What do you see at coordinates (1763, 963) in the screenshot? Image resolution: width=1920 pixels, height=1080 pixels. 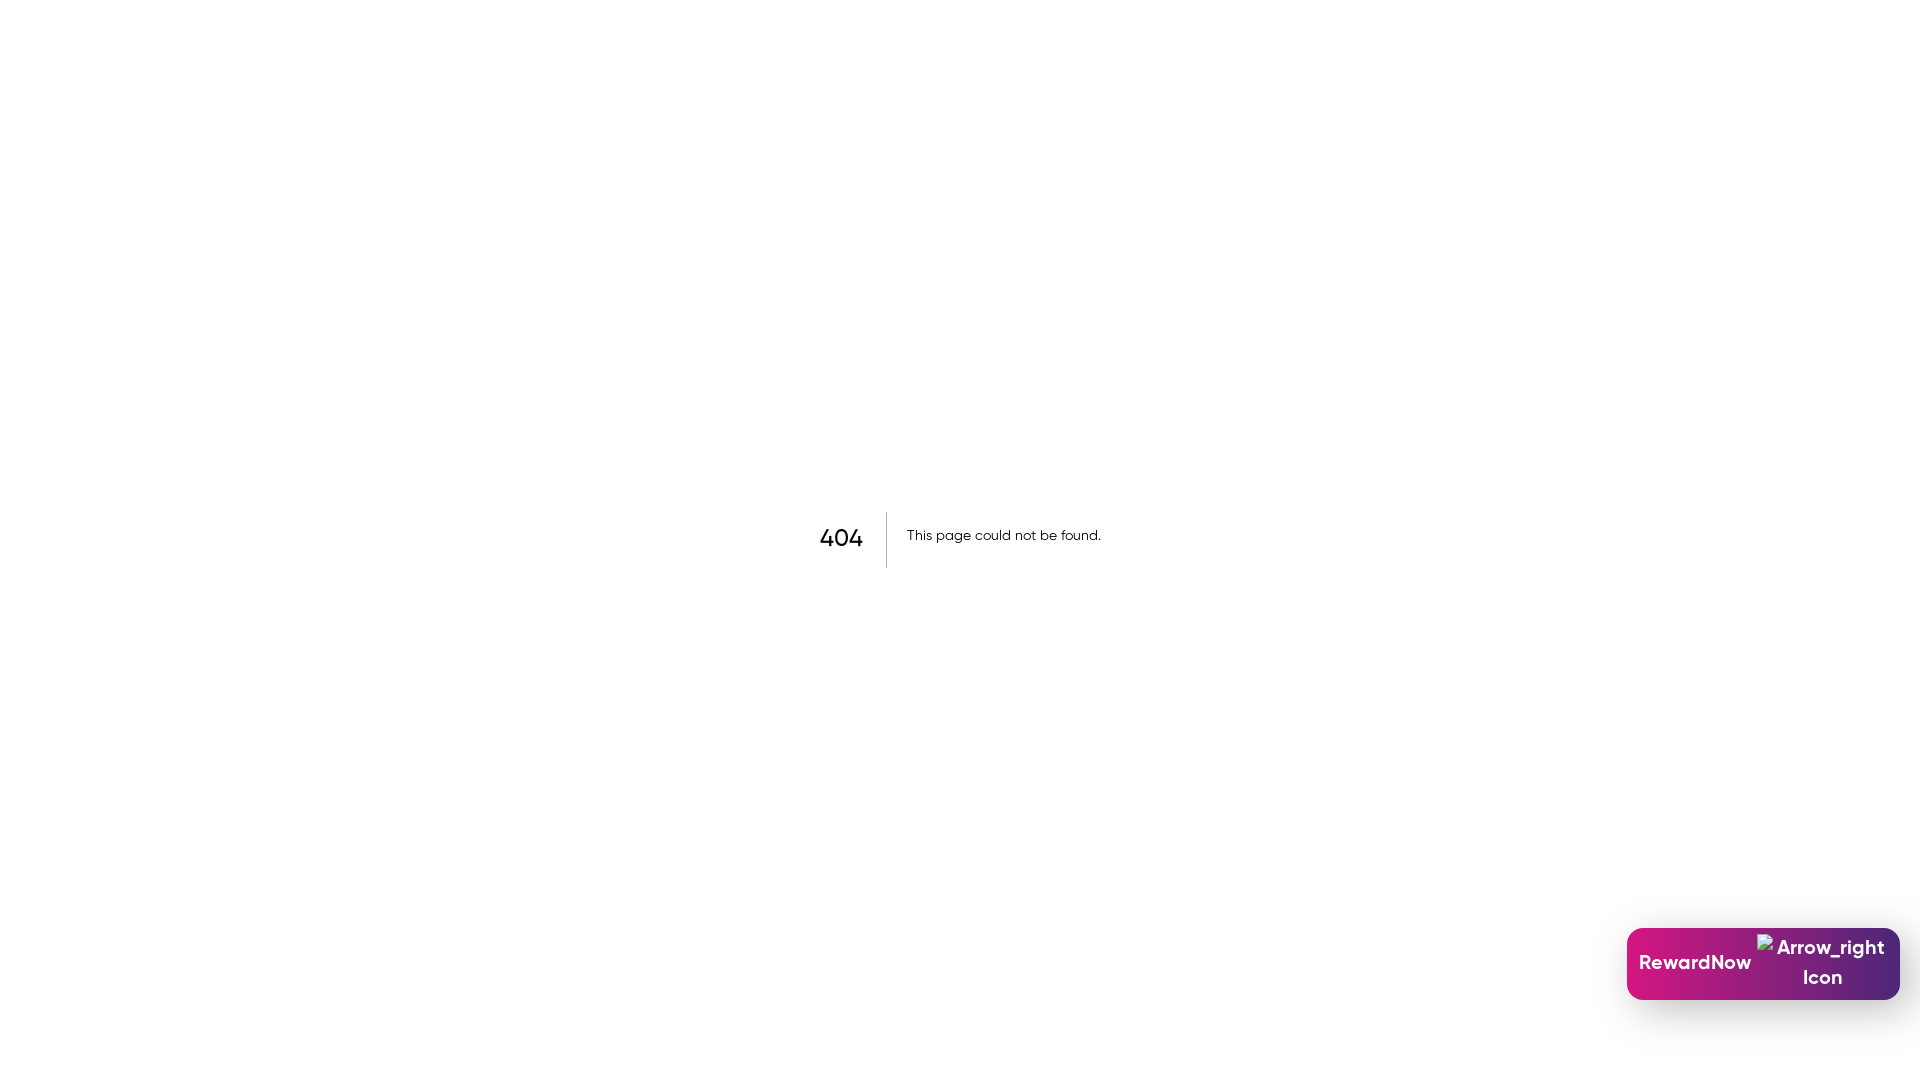 I see `'RewardNow'` at bounding box center [1763, 963].